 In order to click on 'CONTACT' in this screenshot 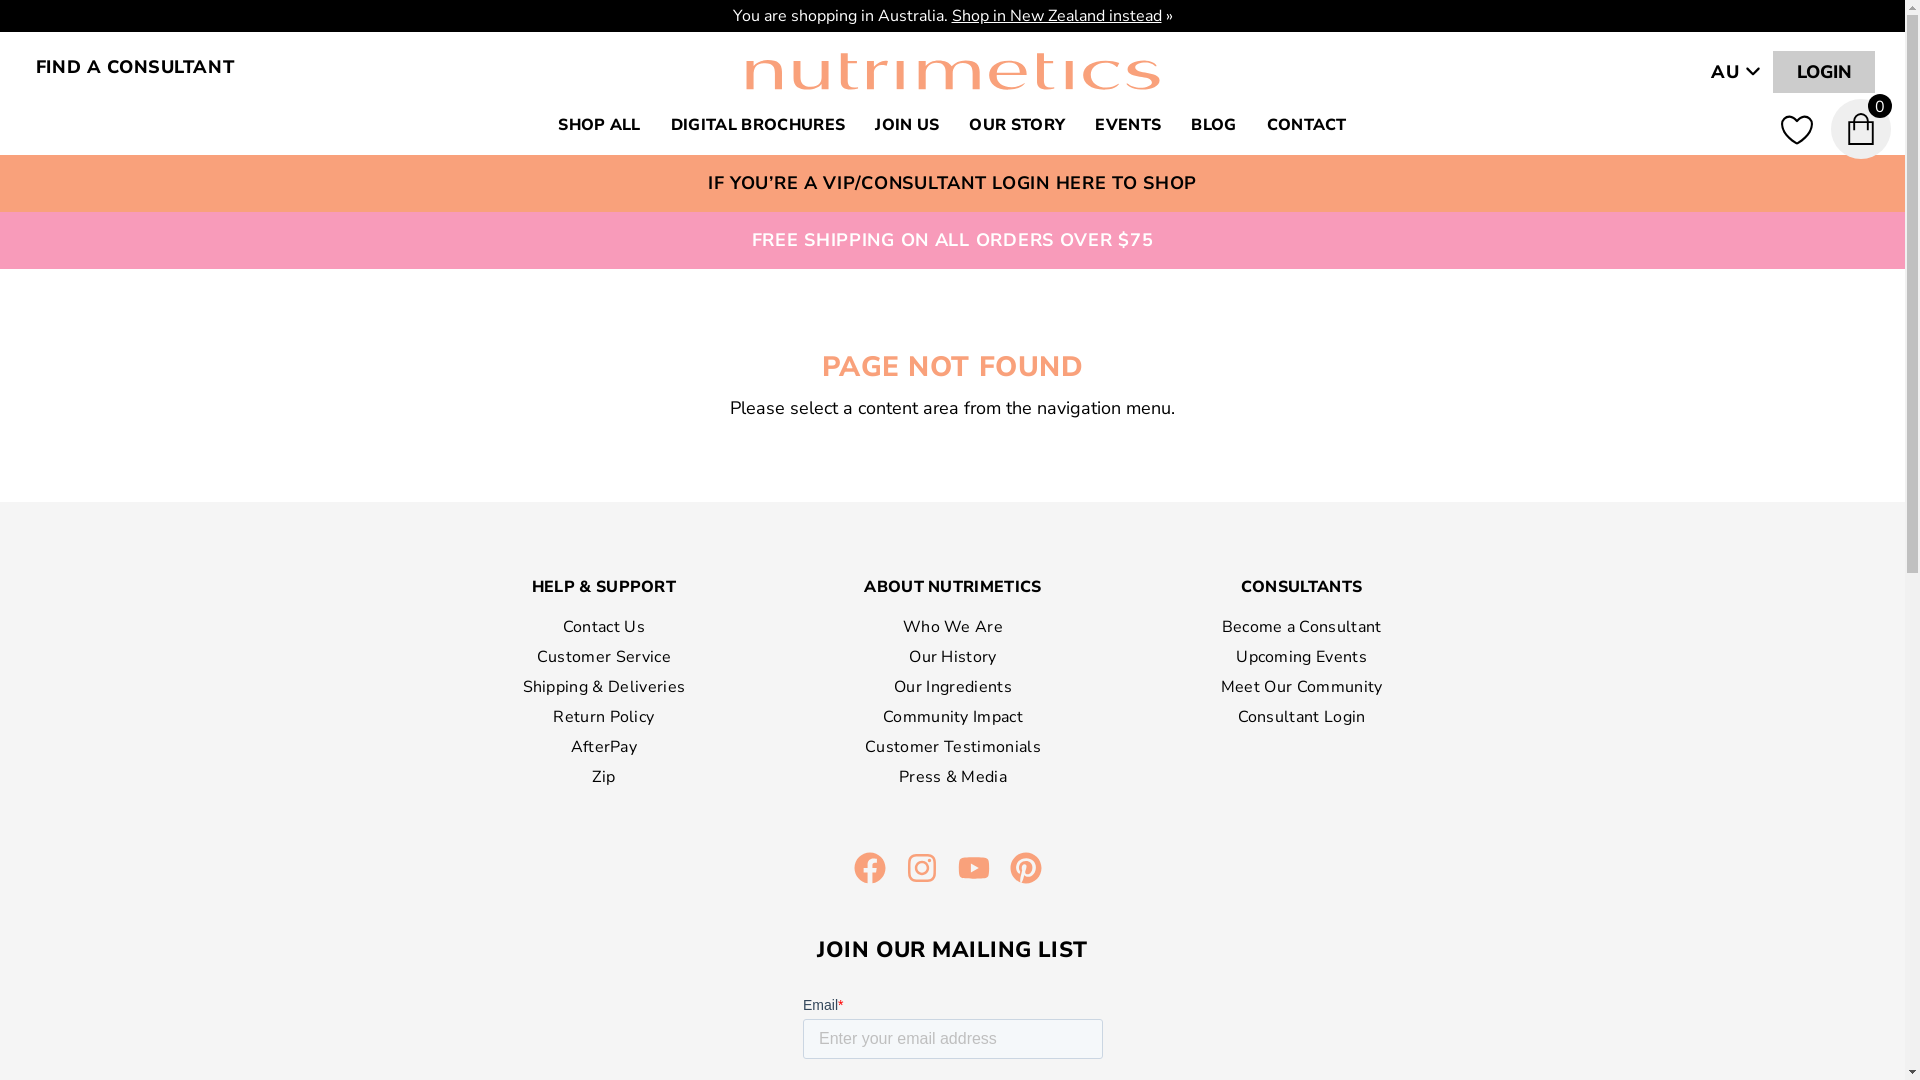, I will do `click(1251, 124)`.